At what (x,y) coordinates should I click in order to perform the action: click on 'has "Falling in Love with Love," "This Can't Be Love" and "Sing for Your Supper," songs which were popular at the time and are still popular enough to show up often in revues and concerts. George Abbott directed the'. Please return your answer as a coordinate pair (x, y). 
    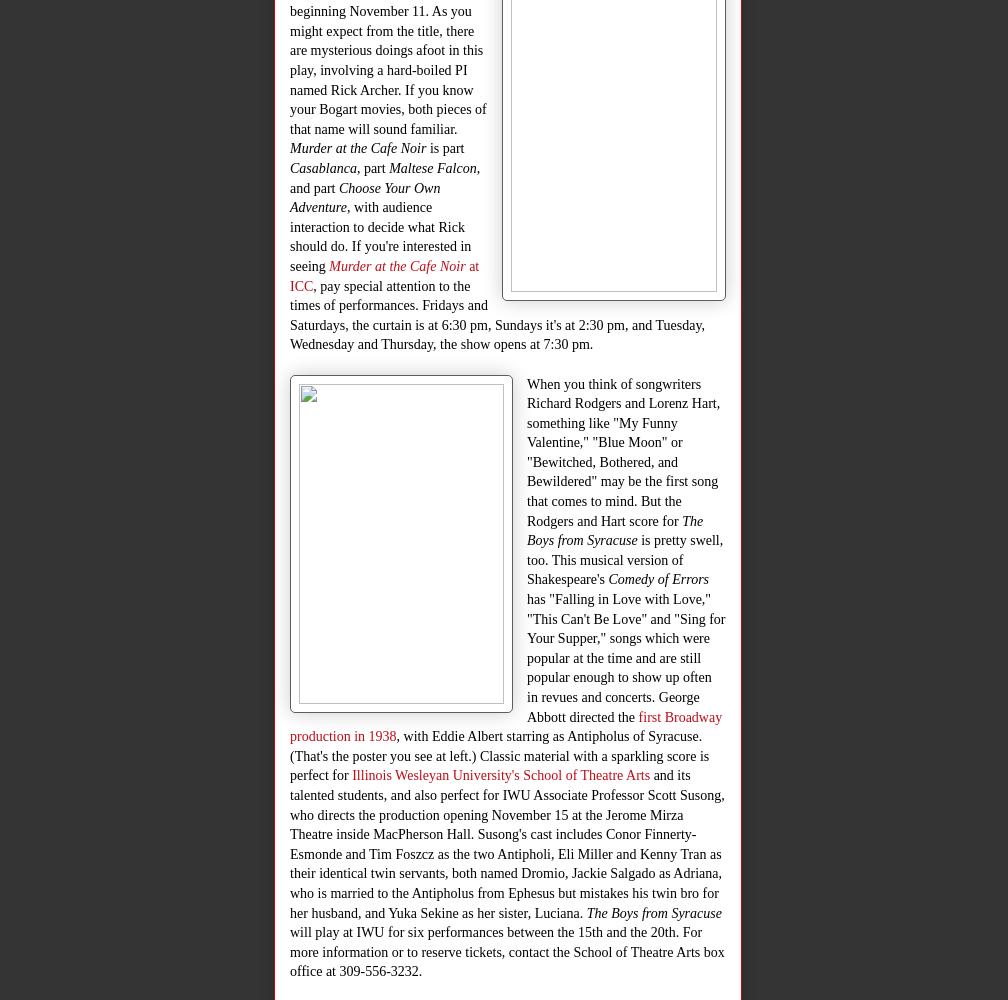
    Looking at the image, I should click on (625, 658).